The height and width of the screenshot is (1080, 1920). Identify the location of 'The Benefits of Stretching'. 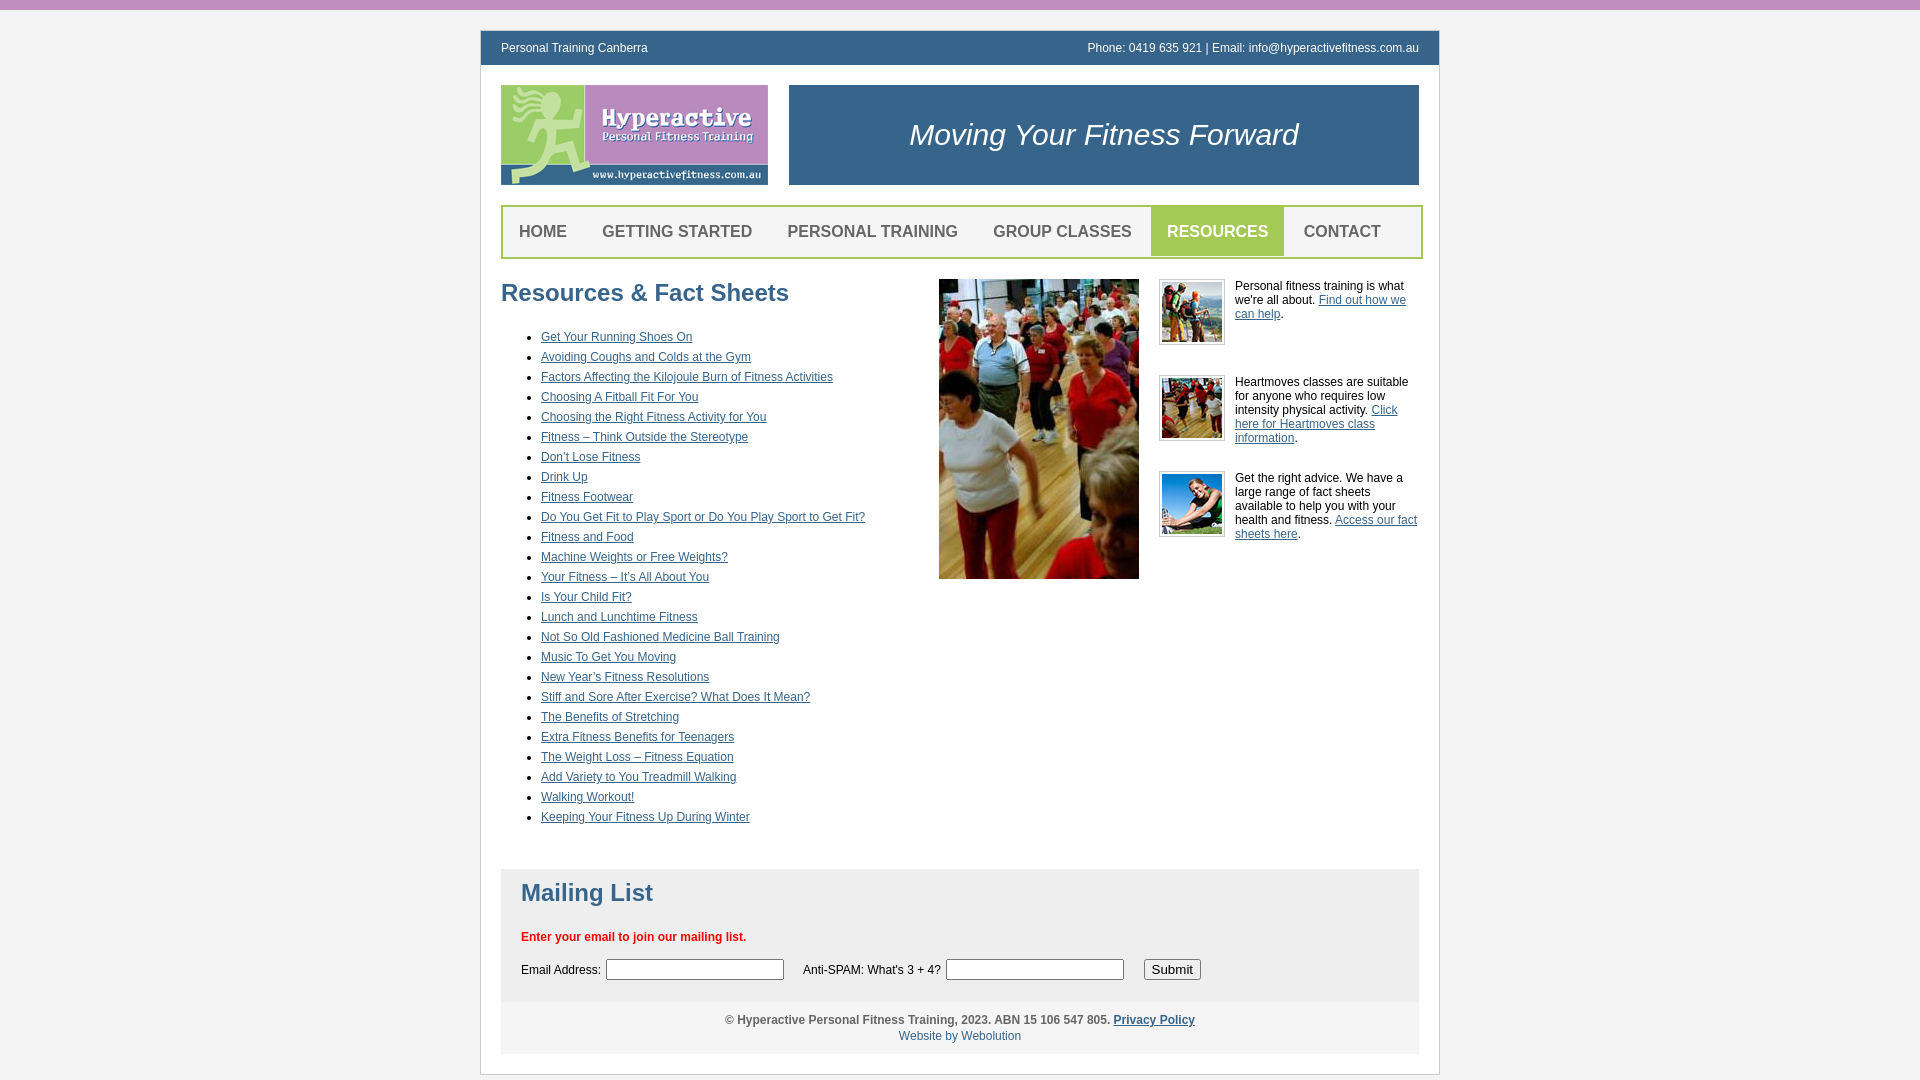
(608, 716).